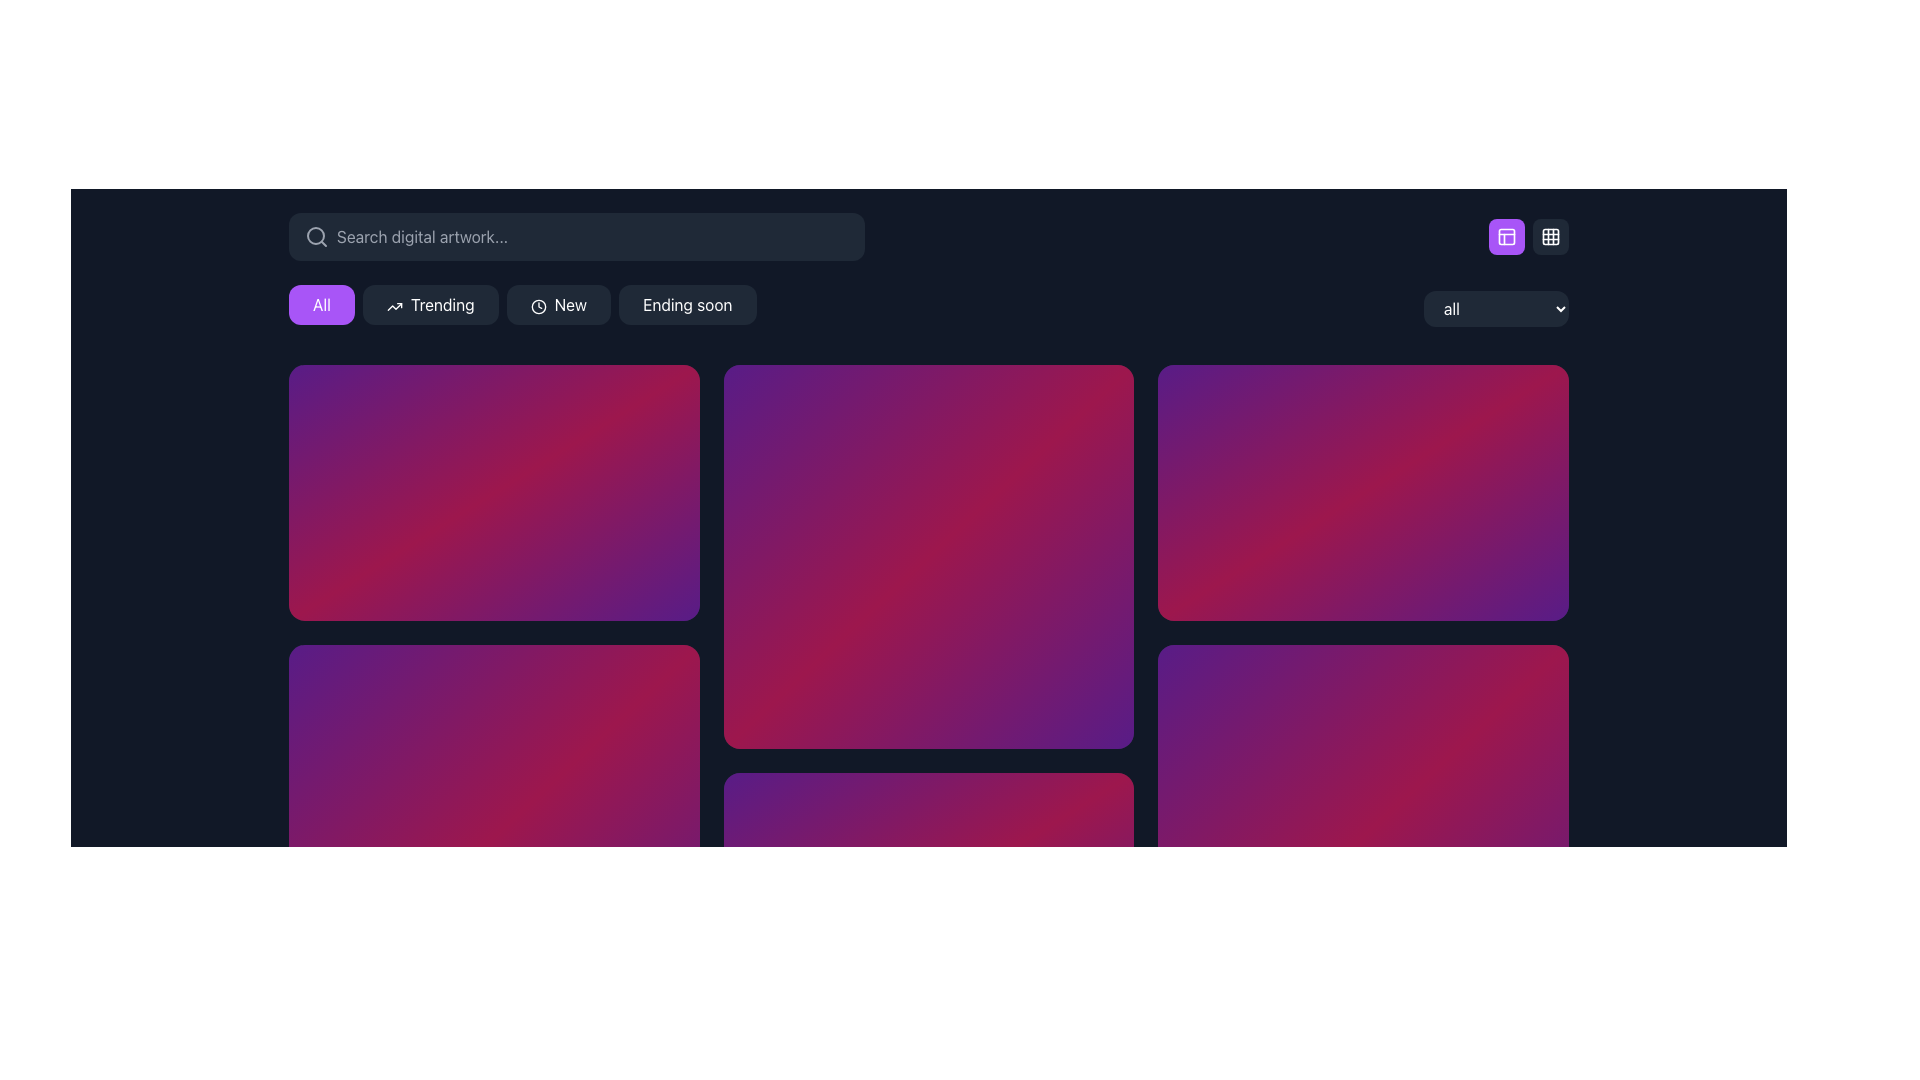 This screenshot has height=1080, width=1920. What do you see at coordinates (315, 235) in the screenshot?
I see `the search icon located at the far-left inside the search bar component` at bounding box center [315, 235].